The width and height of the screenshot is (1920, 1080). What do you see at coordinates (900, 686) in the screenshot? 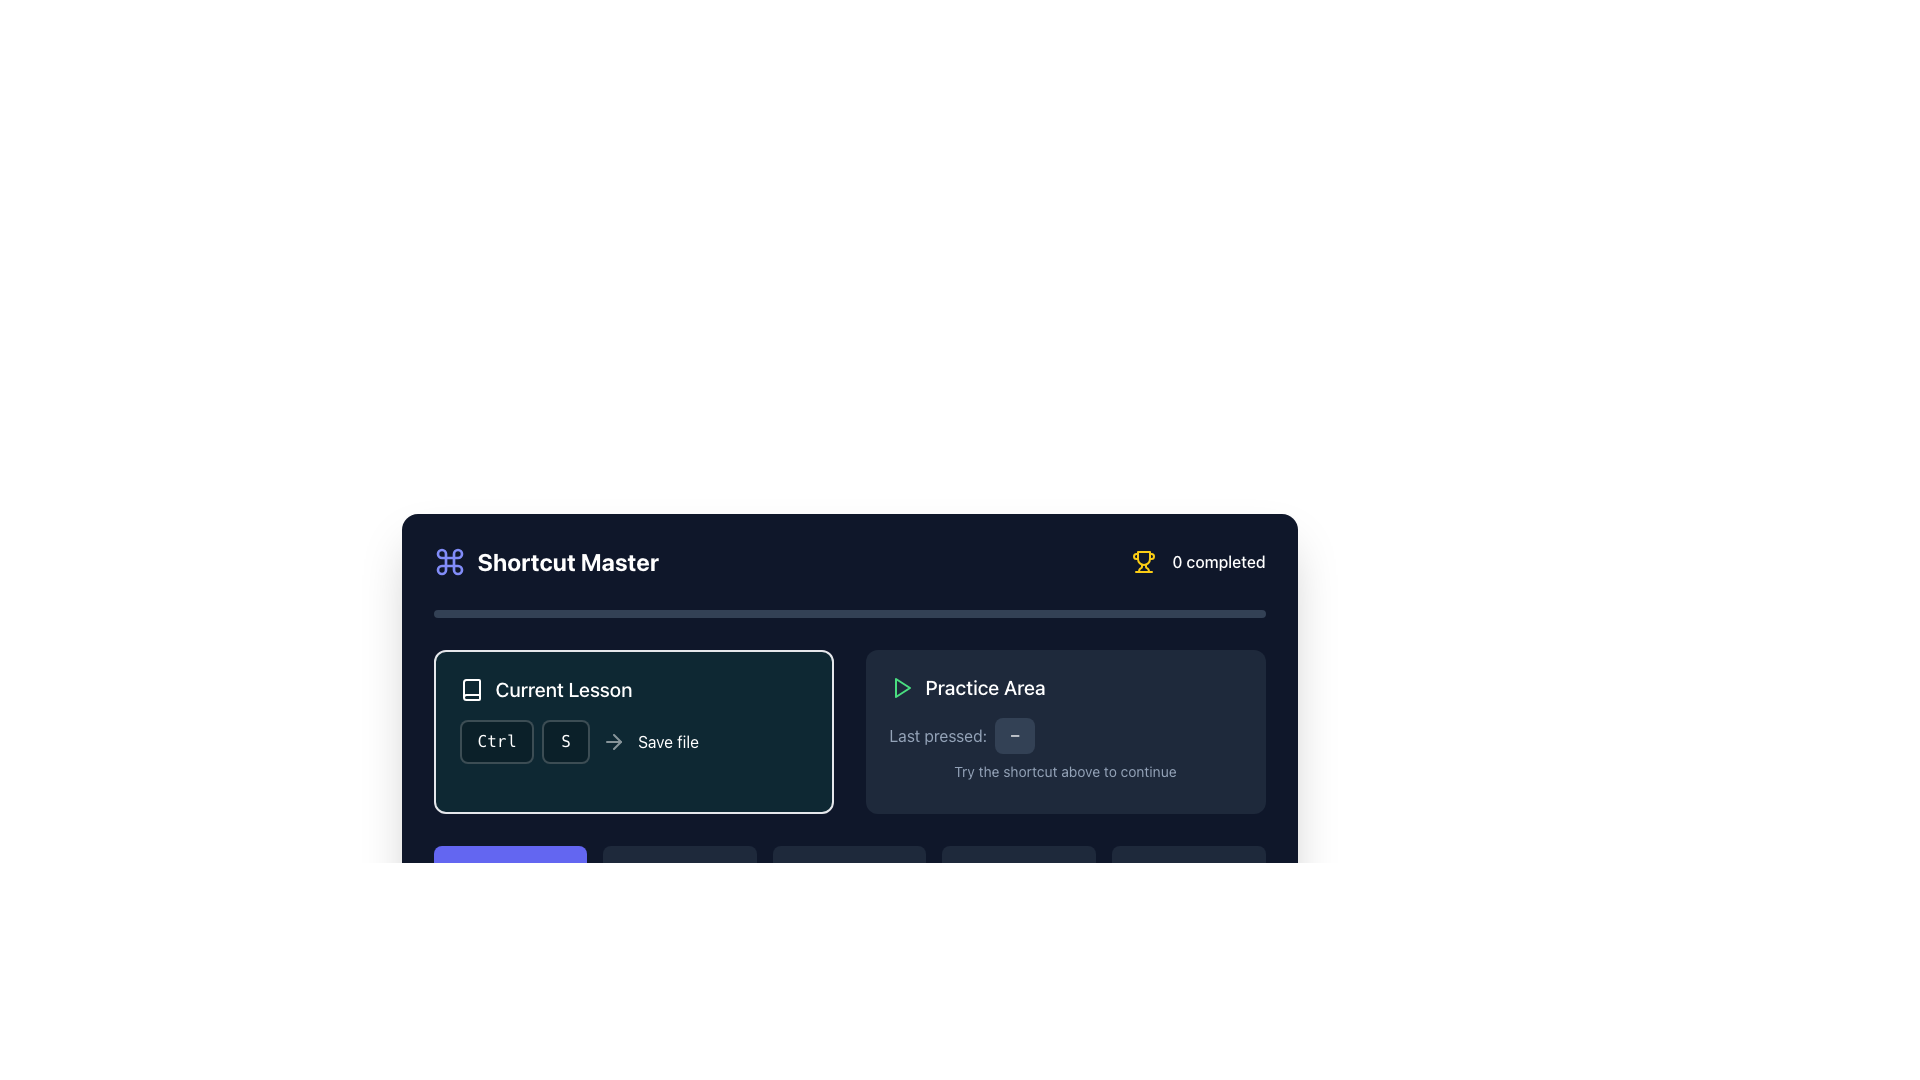
I see `the button that initiates the Practice Area feature, located to the left of the title 'Practice Area'` at bounding box center [900, 686].